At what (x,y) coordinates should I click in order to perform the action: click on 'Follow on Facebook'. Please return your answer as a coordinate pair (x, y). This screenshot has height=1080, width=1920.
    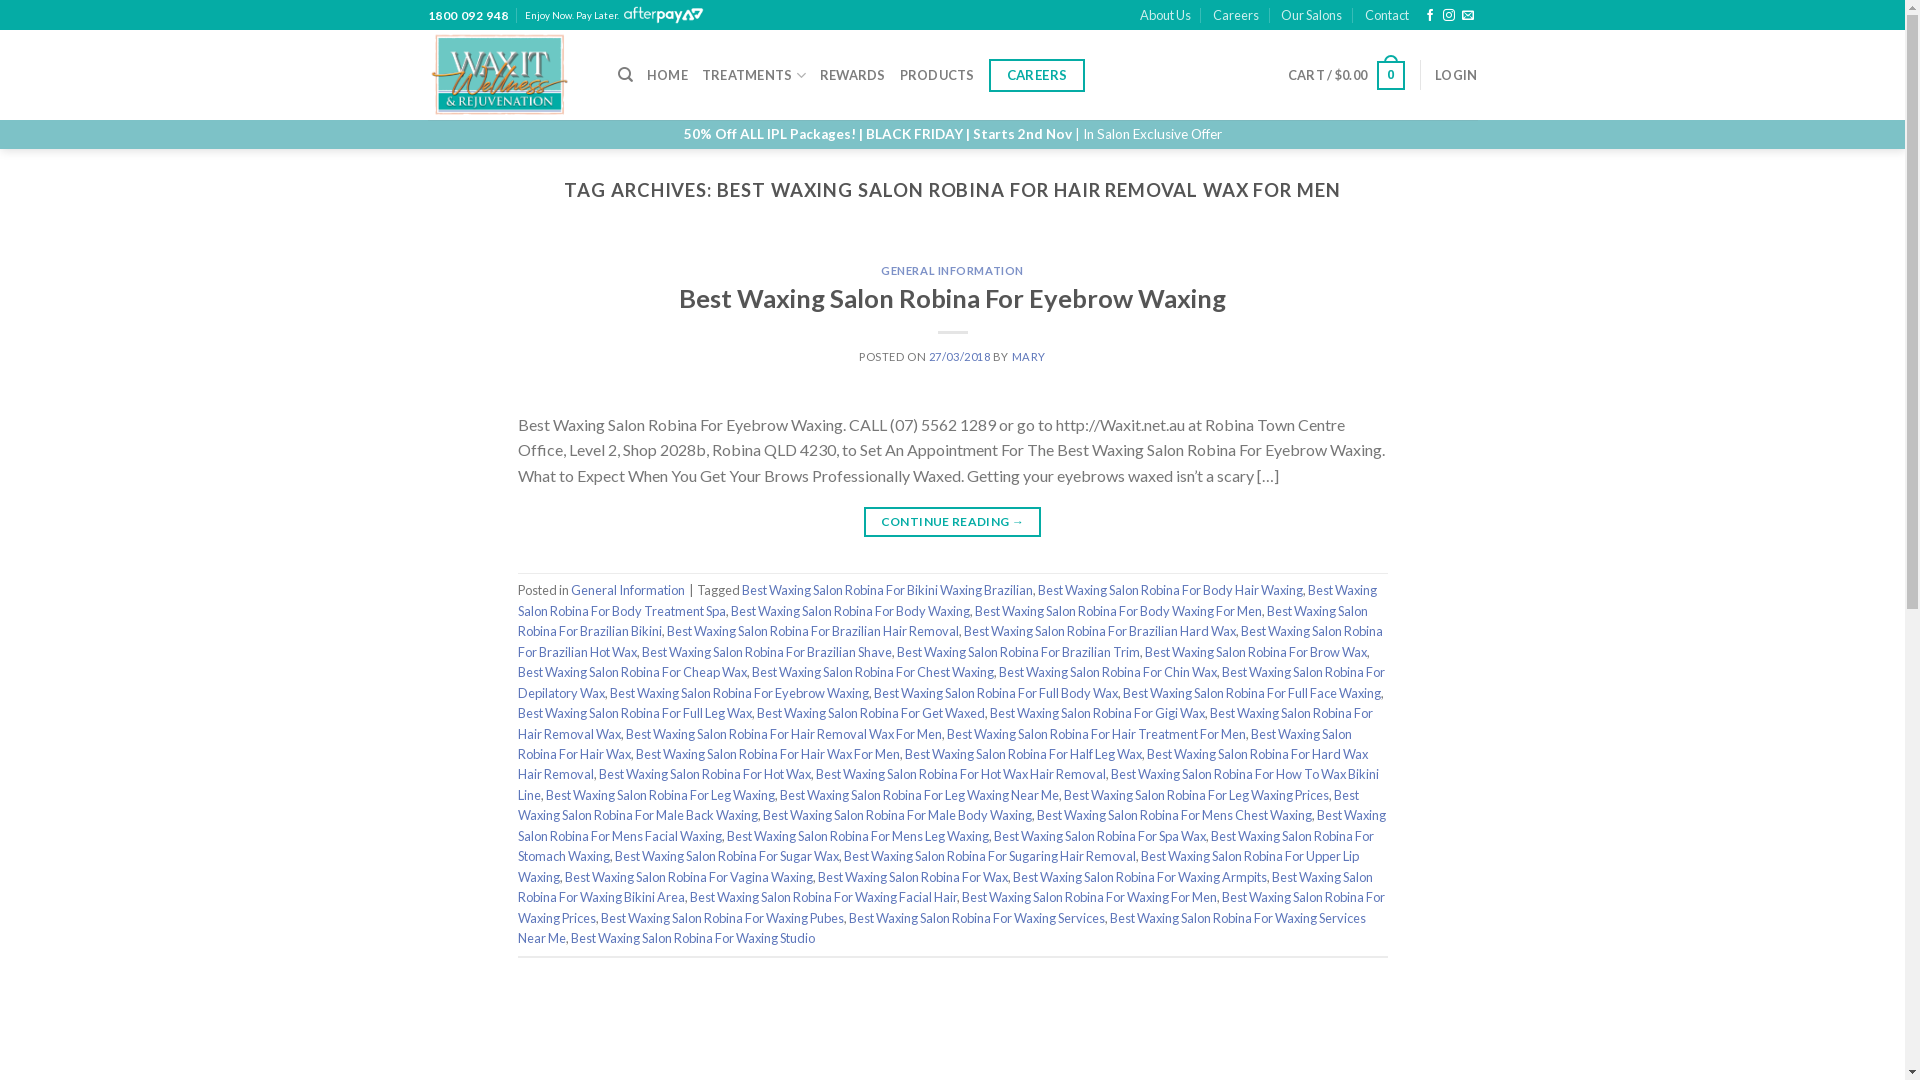
    Looking at the image, I should click on (1429, 15).